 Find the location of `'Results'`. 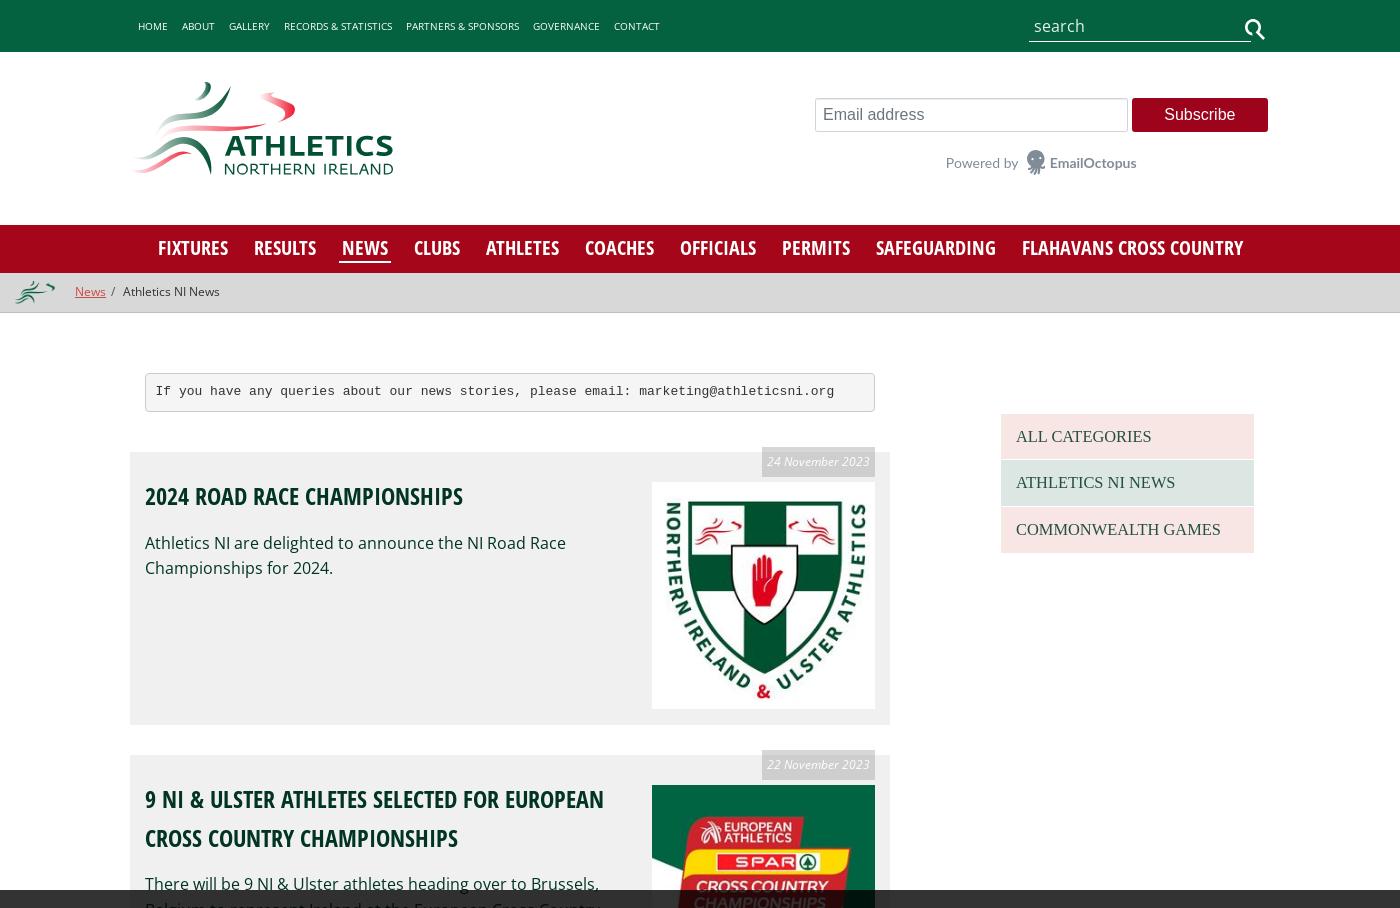

'Results' is located at coordinates (284, 245).